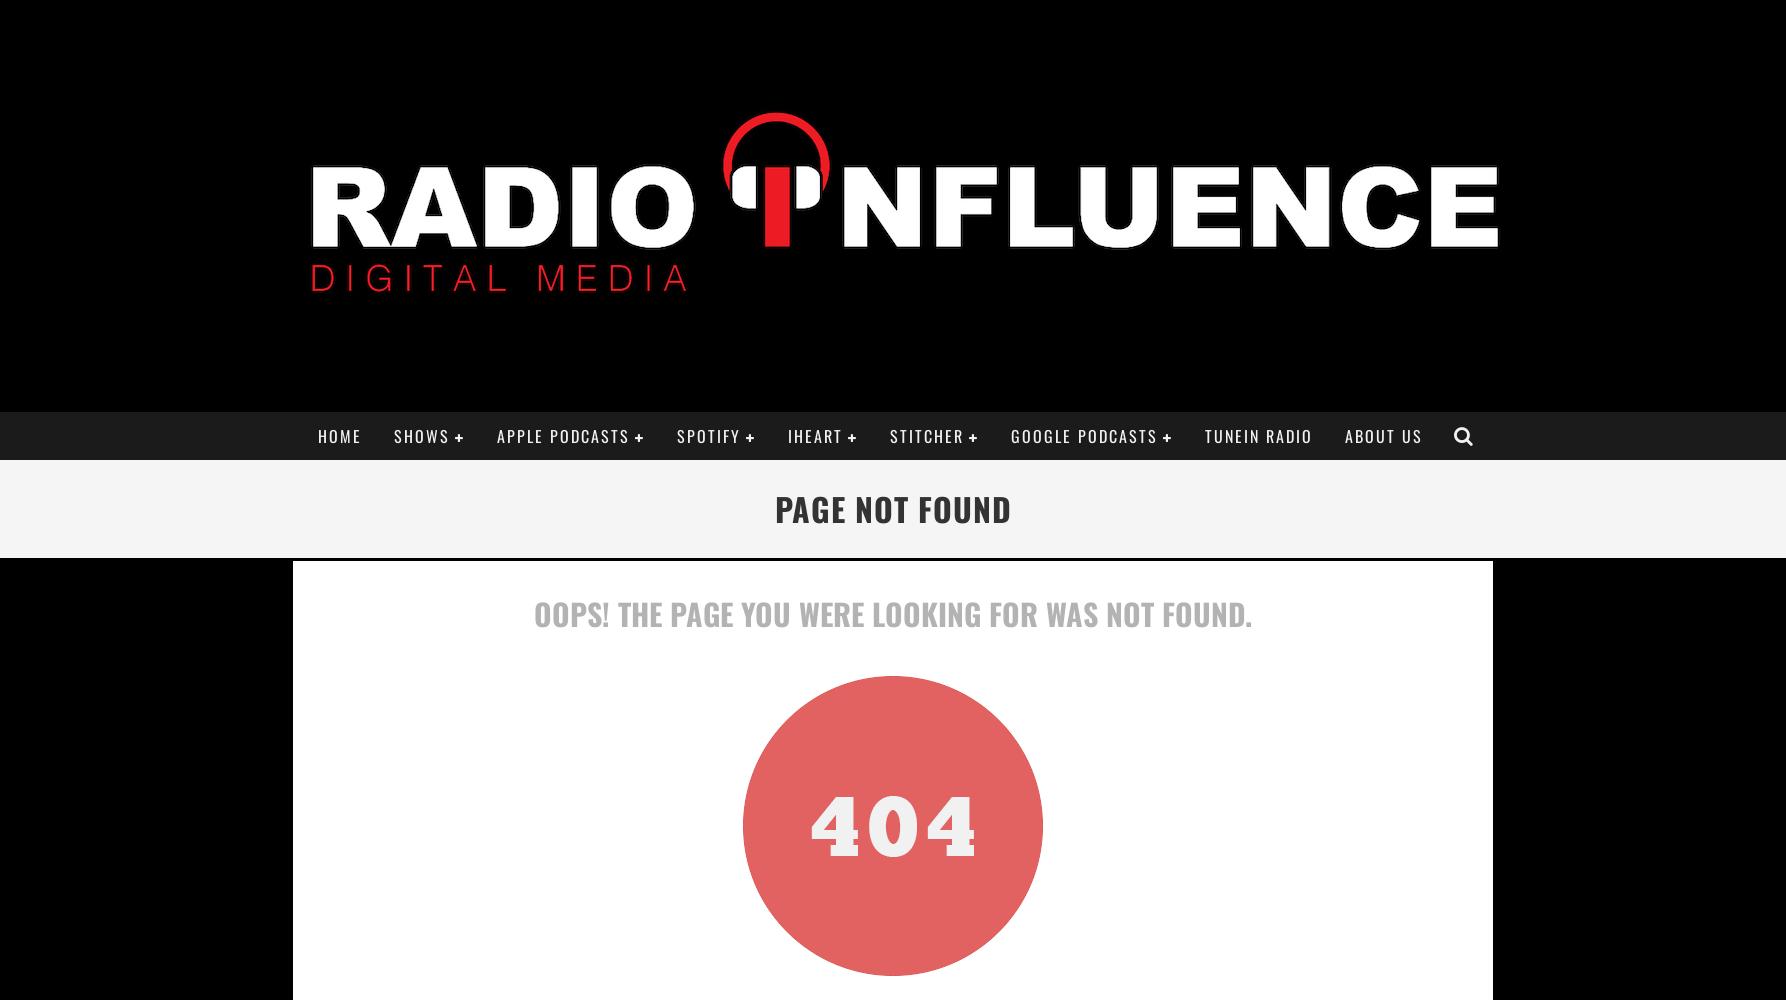  I want to click on 'iHeart', so click(814, 436).